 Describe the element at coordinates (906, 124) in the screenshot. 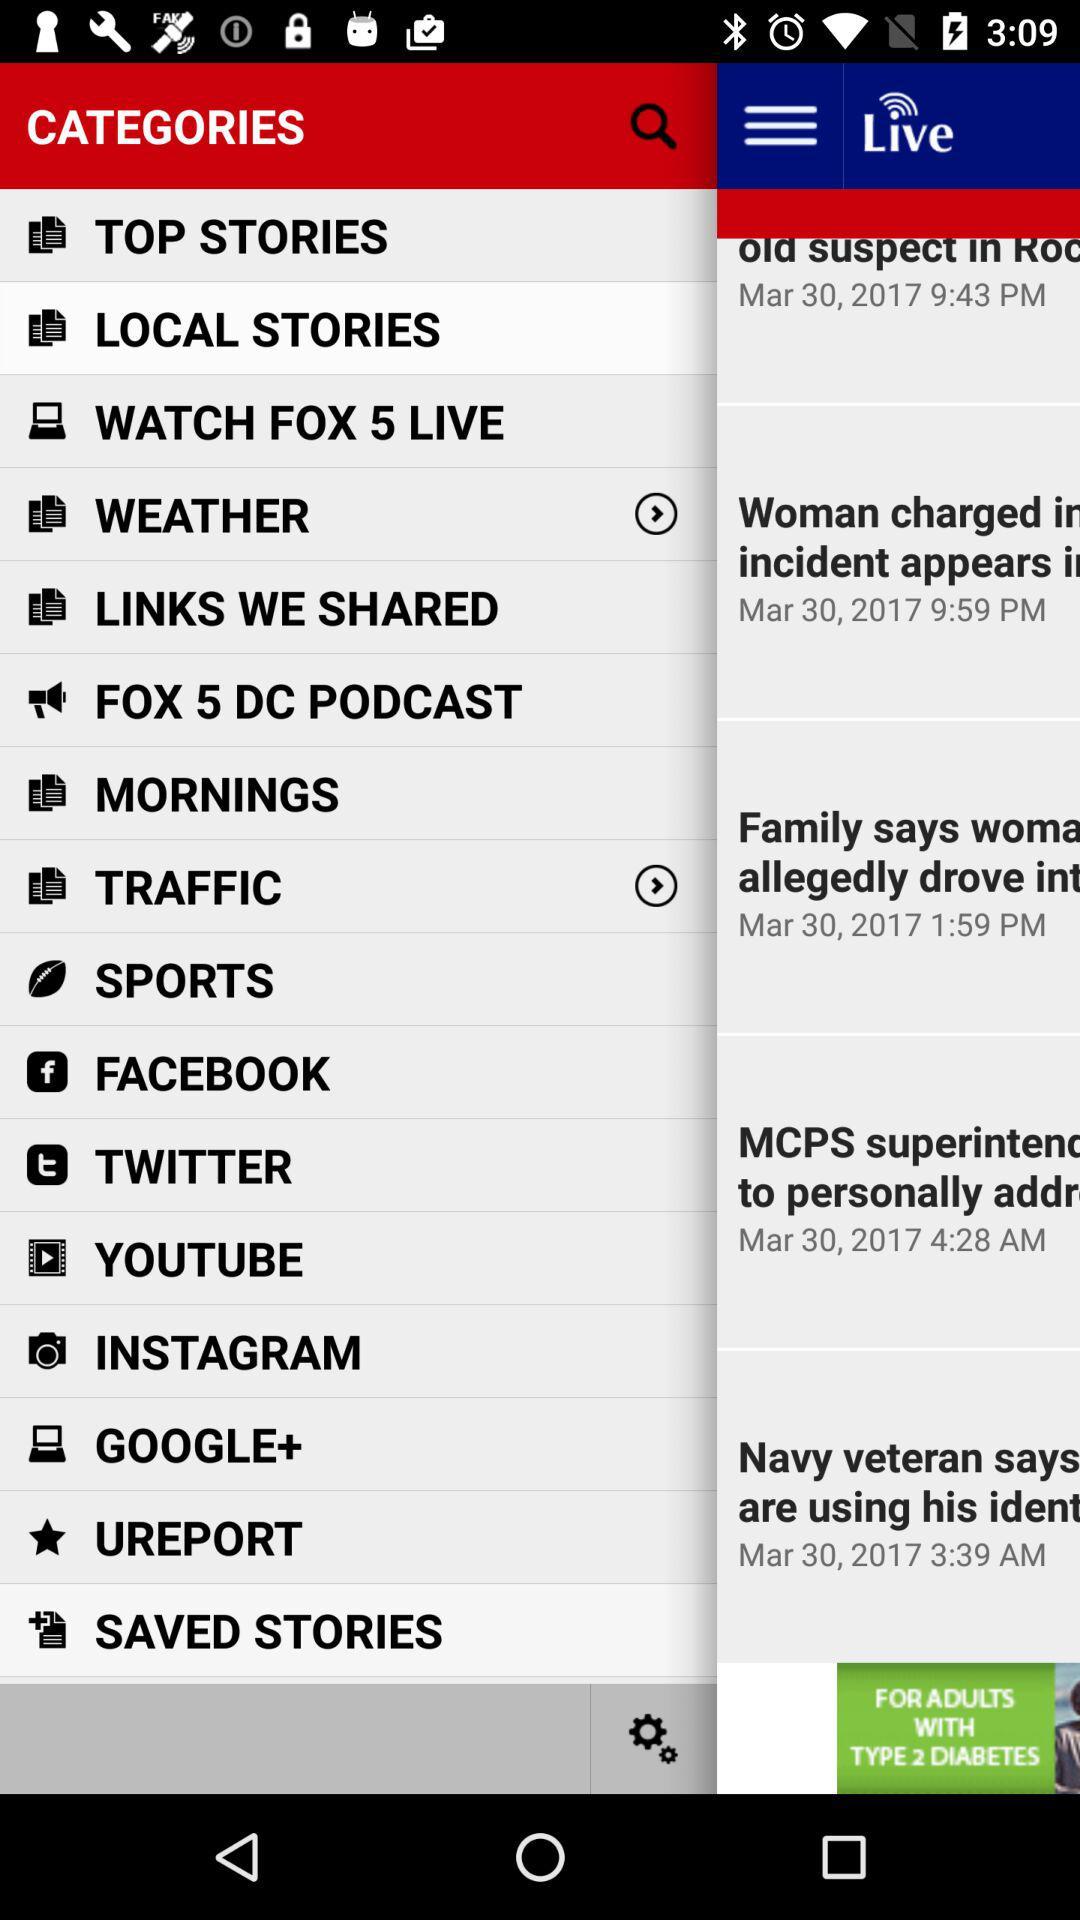

I see `live option` at that location.